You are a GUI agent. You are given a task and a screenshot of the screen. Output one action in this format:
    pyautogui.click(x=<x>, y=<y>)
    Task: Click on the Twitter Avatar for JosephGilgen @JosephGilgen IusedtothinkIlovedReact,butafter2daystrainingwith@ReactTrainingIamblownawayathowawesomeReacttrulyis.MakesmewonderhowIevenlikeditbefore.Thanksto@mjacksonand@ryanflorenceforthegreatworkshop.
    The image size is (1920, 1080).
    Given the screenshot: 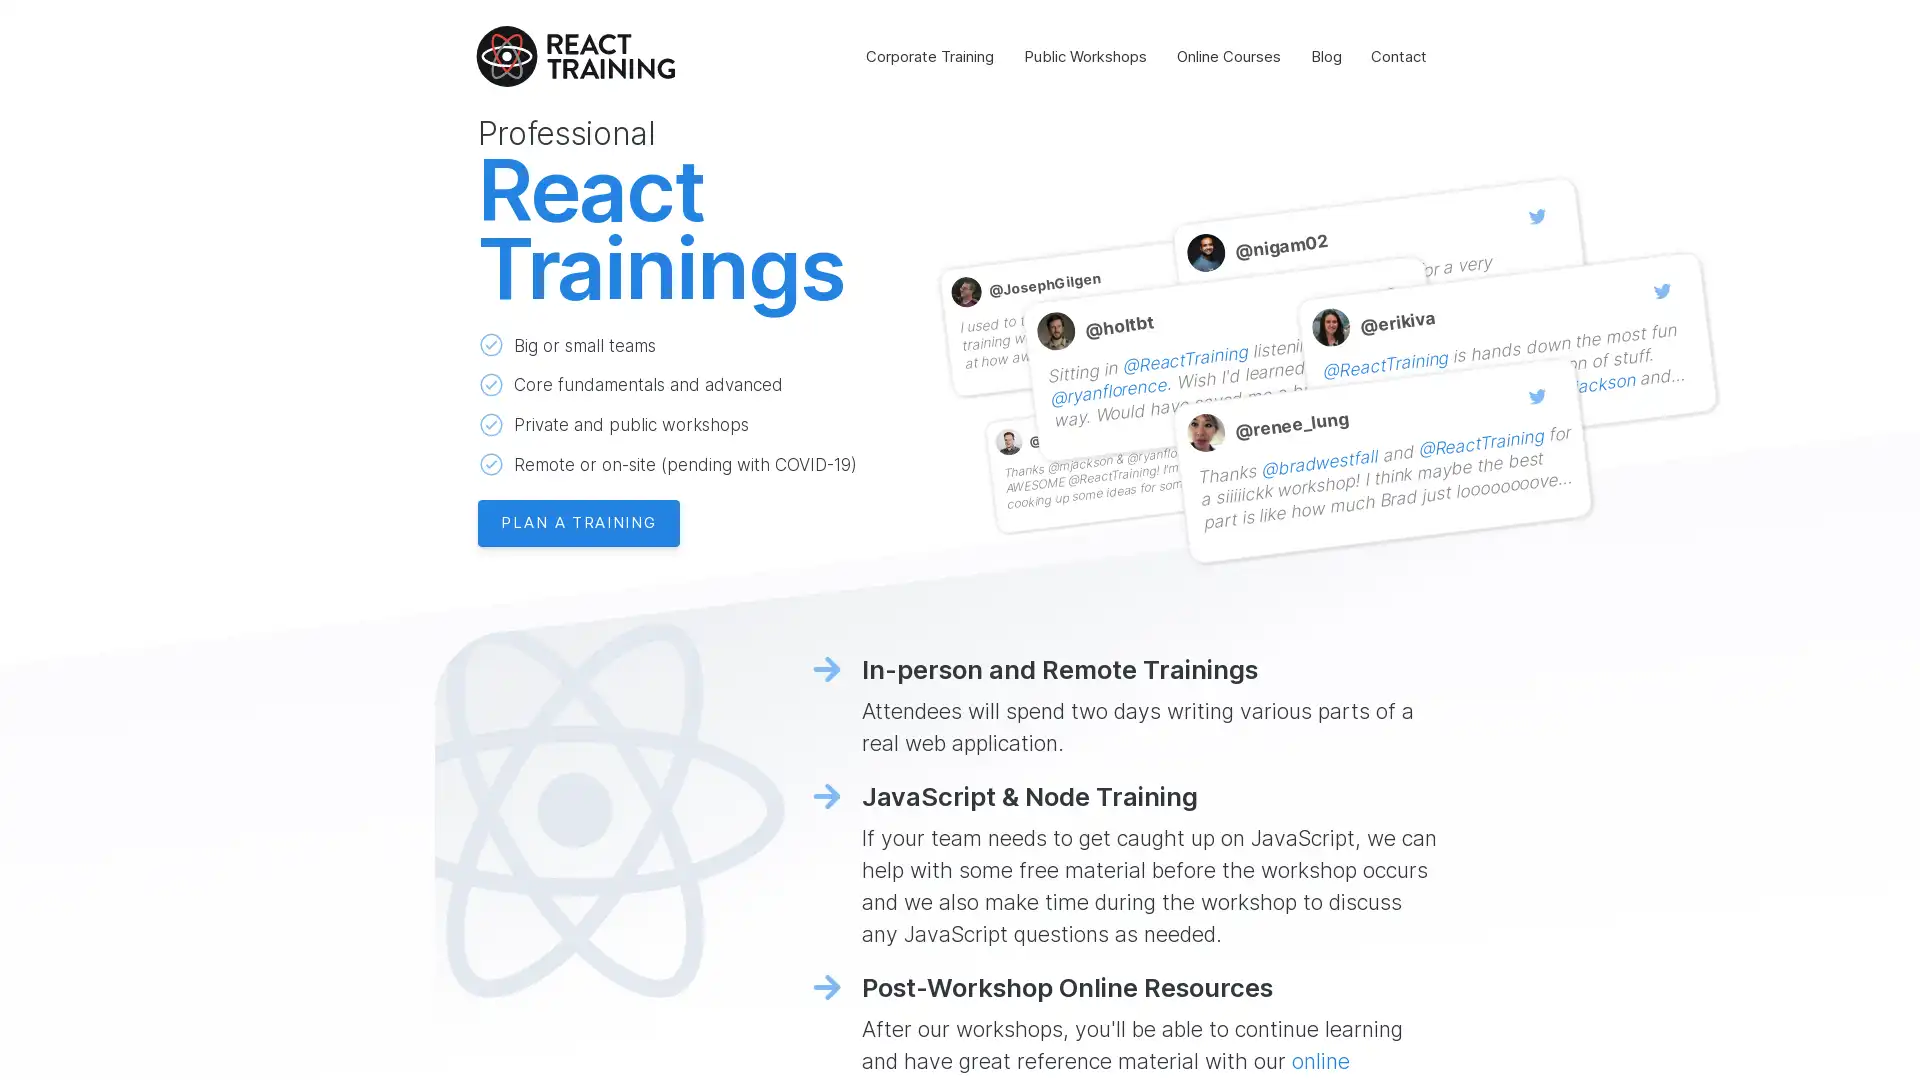 What is the action you would take?
    pyautogui.click(x=1105, y=307)
    